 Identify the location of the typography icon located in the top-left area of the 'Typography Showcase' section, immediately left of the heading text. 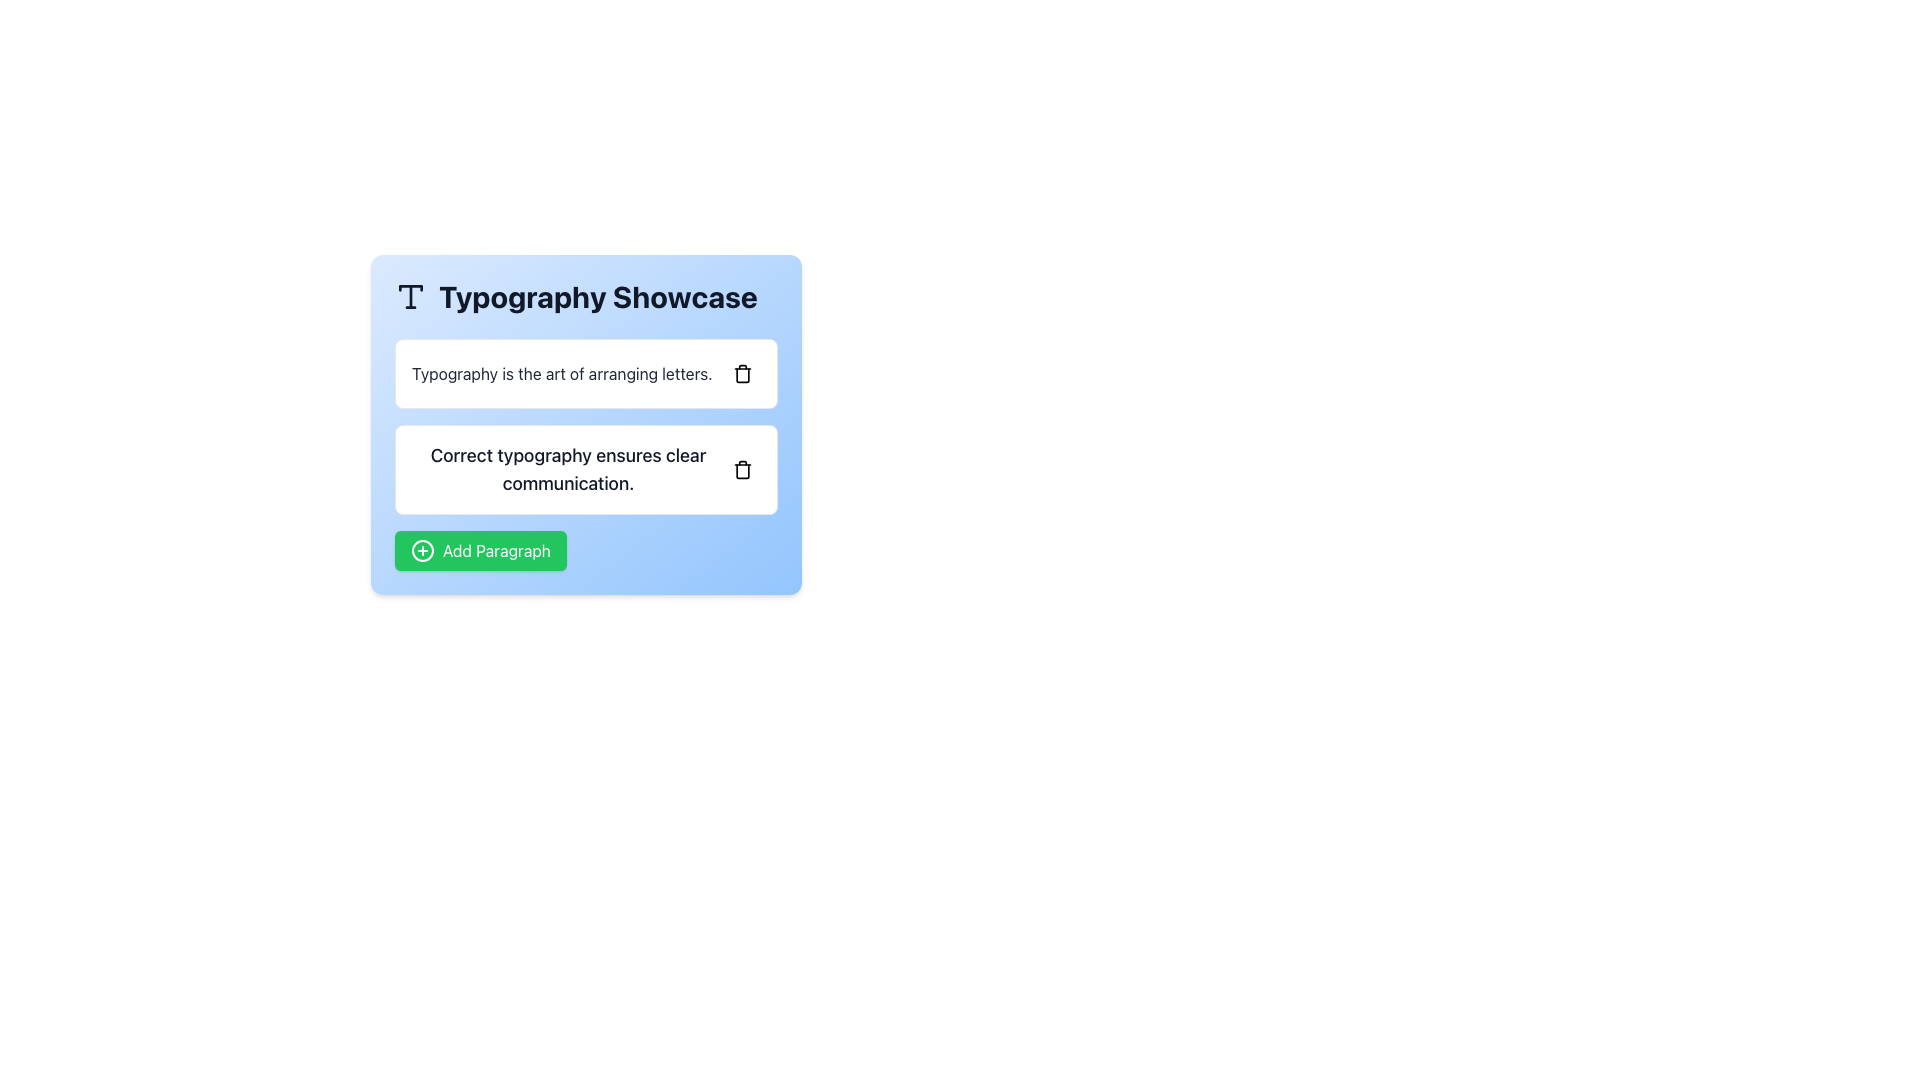
(410, 297).